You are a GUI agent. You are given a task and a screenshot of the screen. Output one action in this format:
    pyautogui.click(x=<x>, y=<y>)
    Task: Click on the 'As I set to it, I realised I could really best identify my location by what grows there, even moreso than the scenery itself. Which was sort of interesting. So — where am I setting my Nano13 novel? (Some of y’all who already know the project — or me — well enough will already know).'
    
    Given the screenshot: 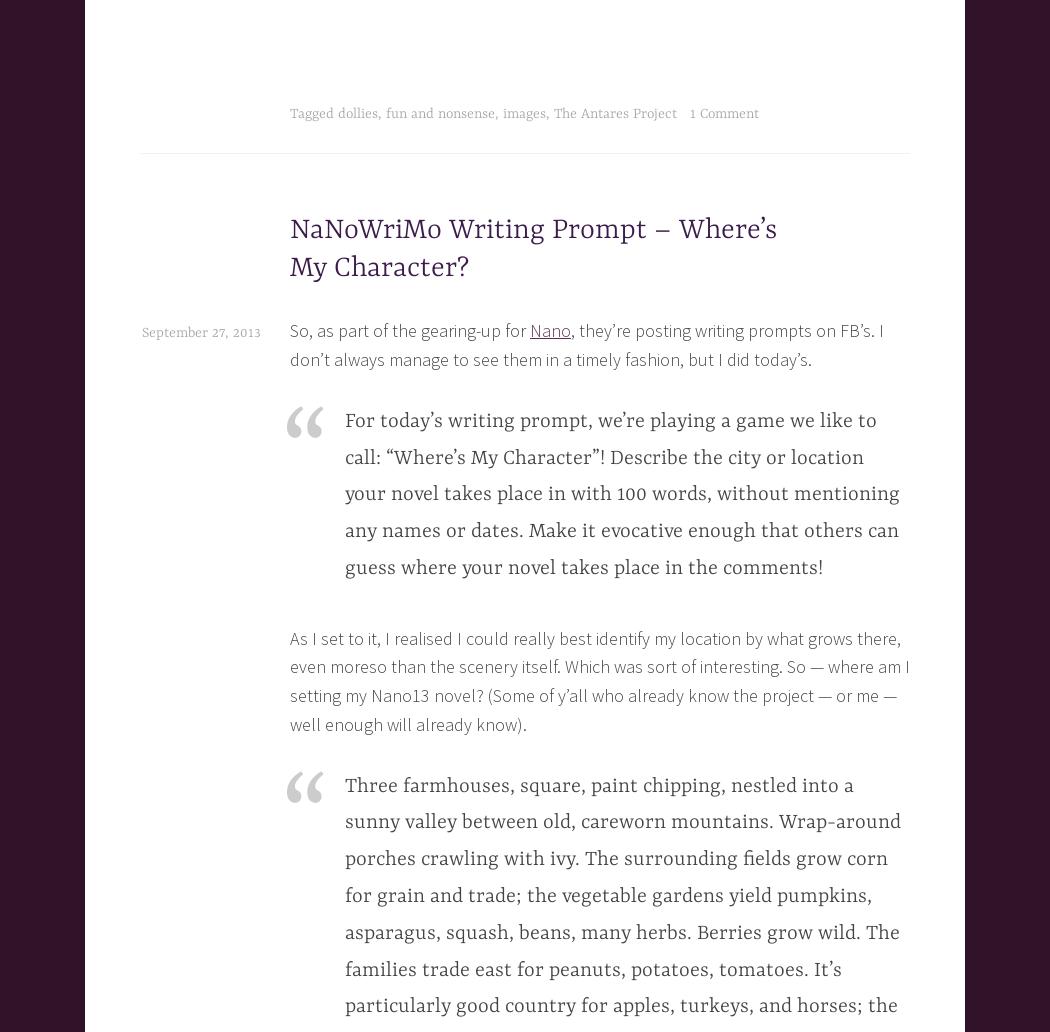 What is the action you would take?
    pyautogui.click(x=598, y=679)
    